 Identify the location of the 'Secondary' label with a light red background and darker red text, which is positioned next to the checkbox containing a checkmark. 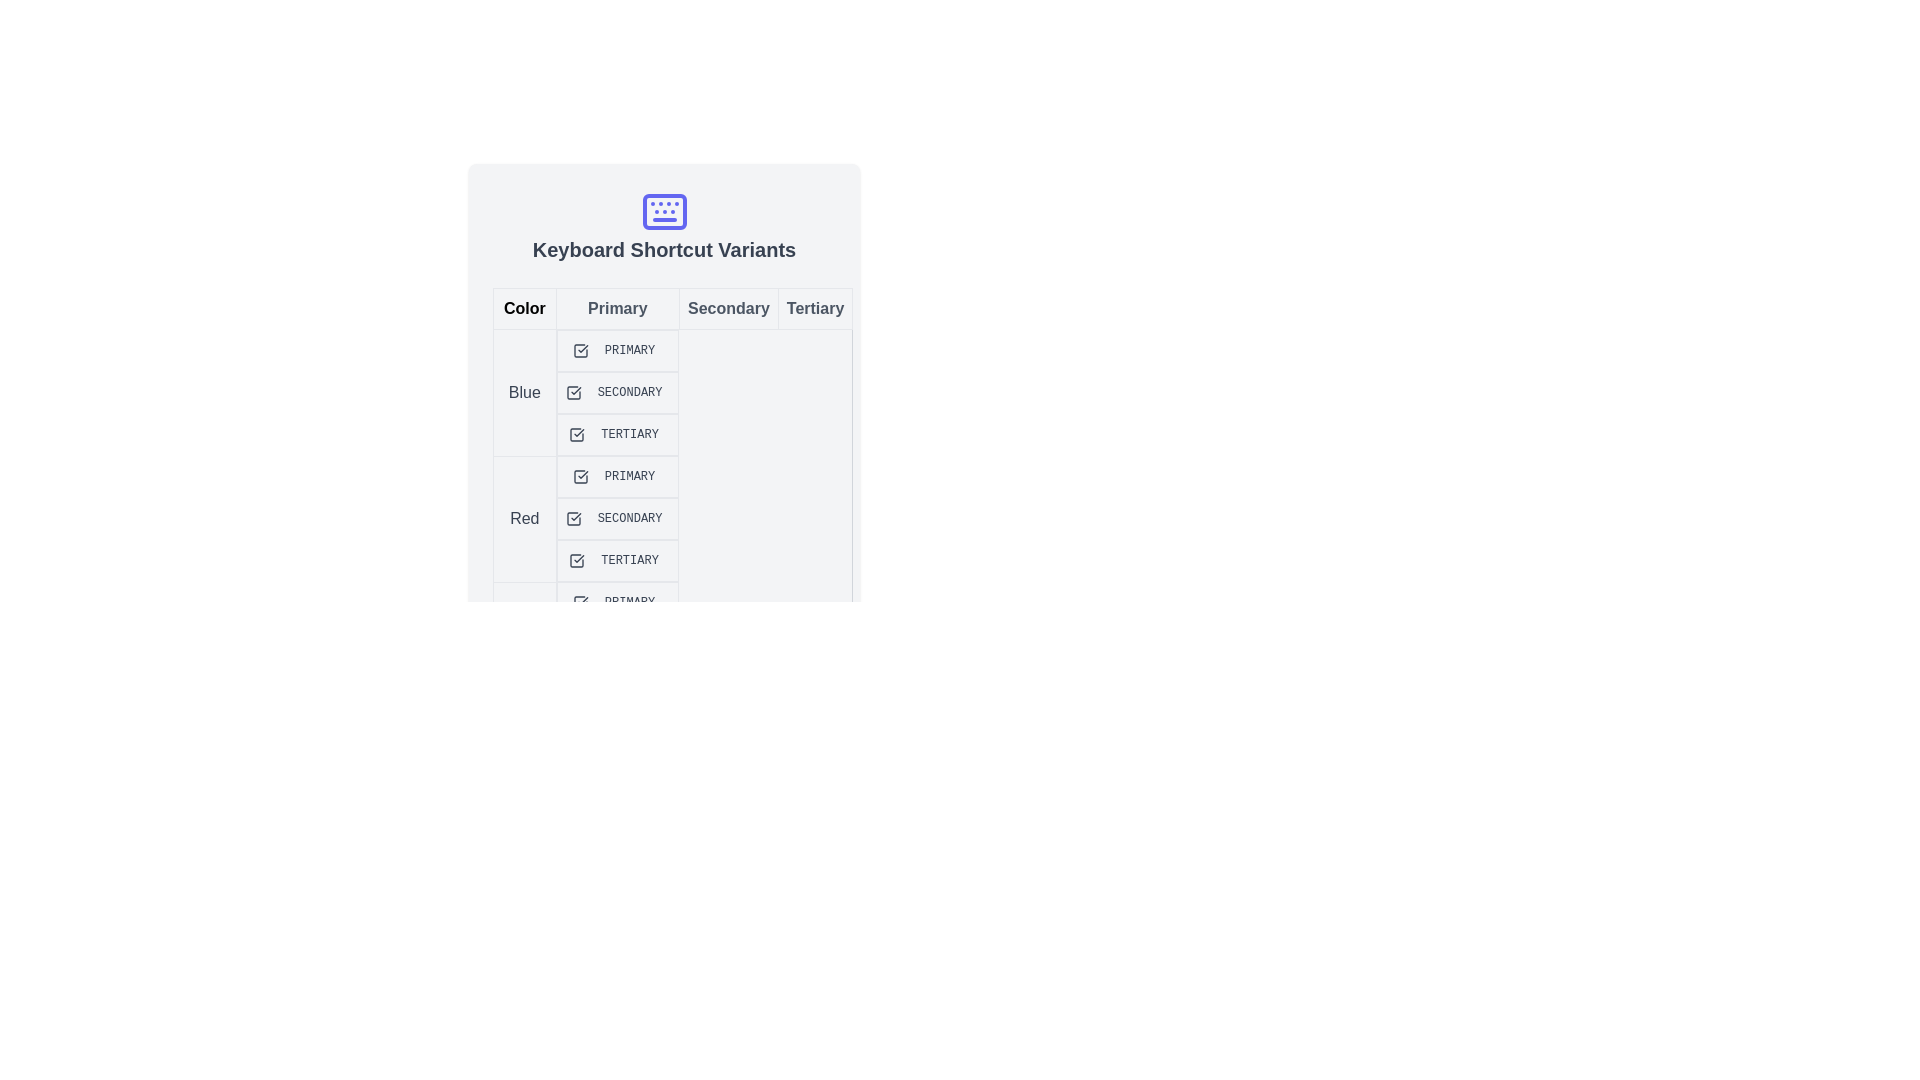
(617, 518).